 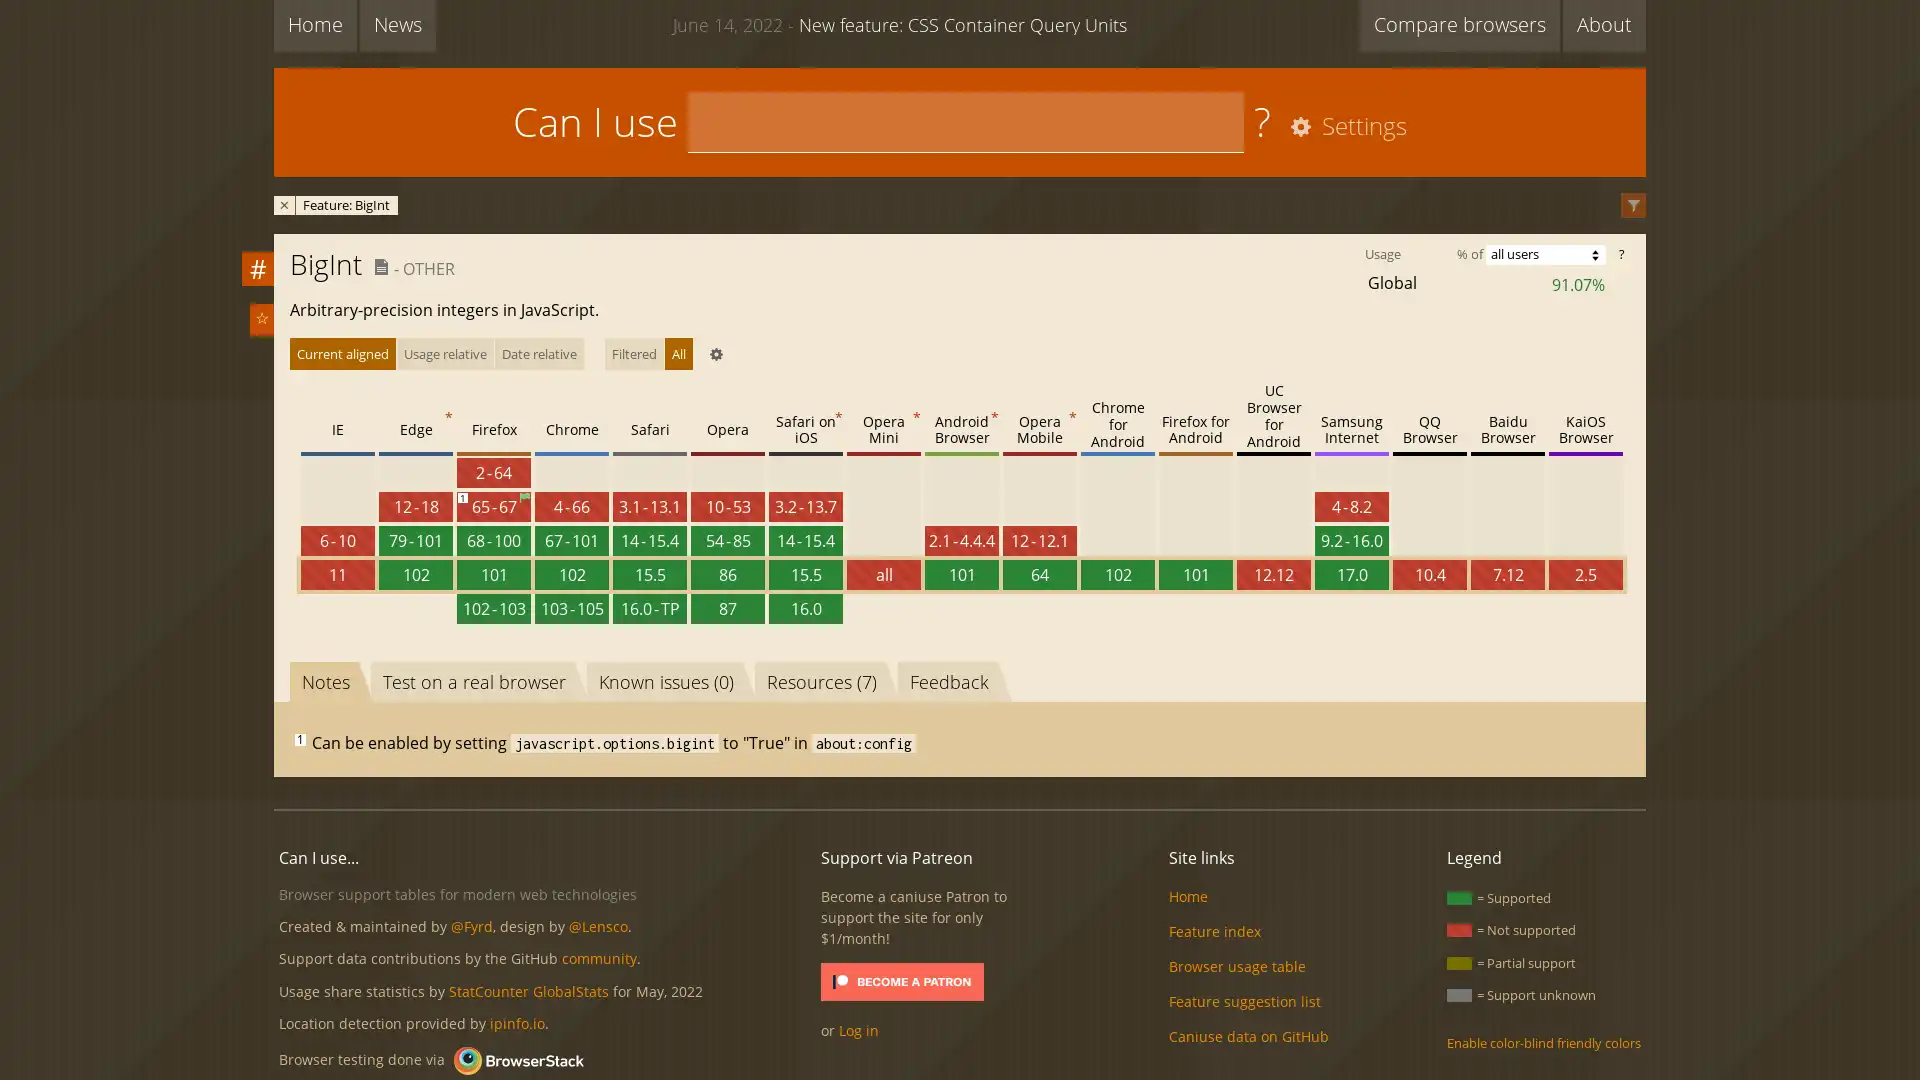 What do you see at coordinates (539, 353) in the screenshot?
I see `Date relative` at bounding box center [539, 353].